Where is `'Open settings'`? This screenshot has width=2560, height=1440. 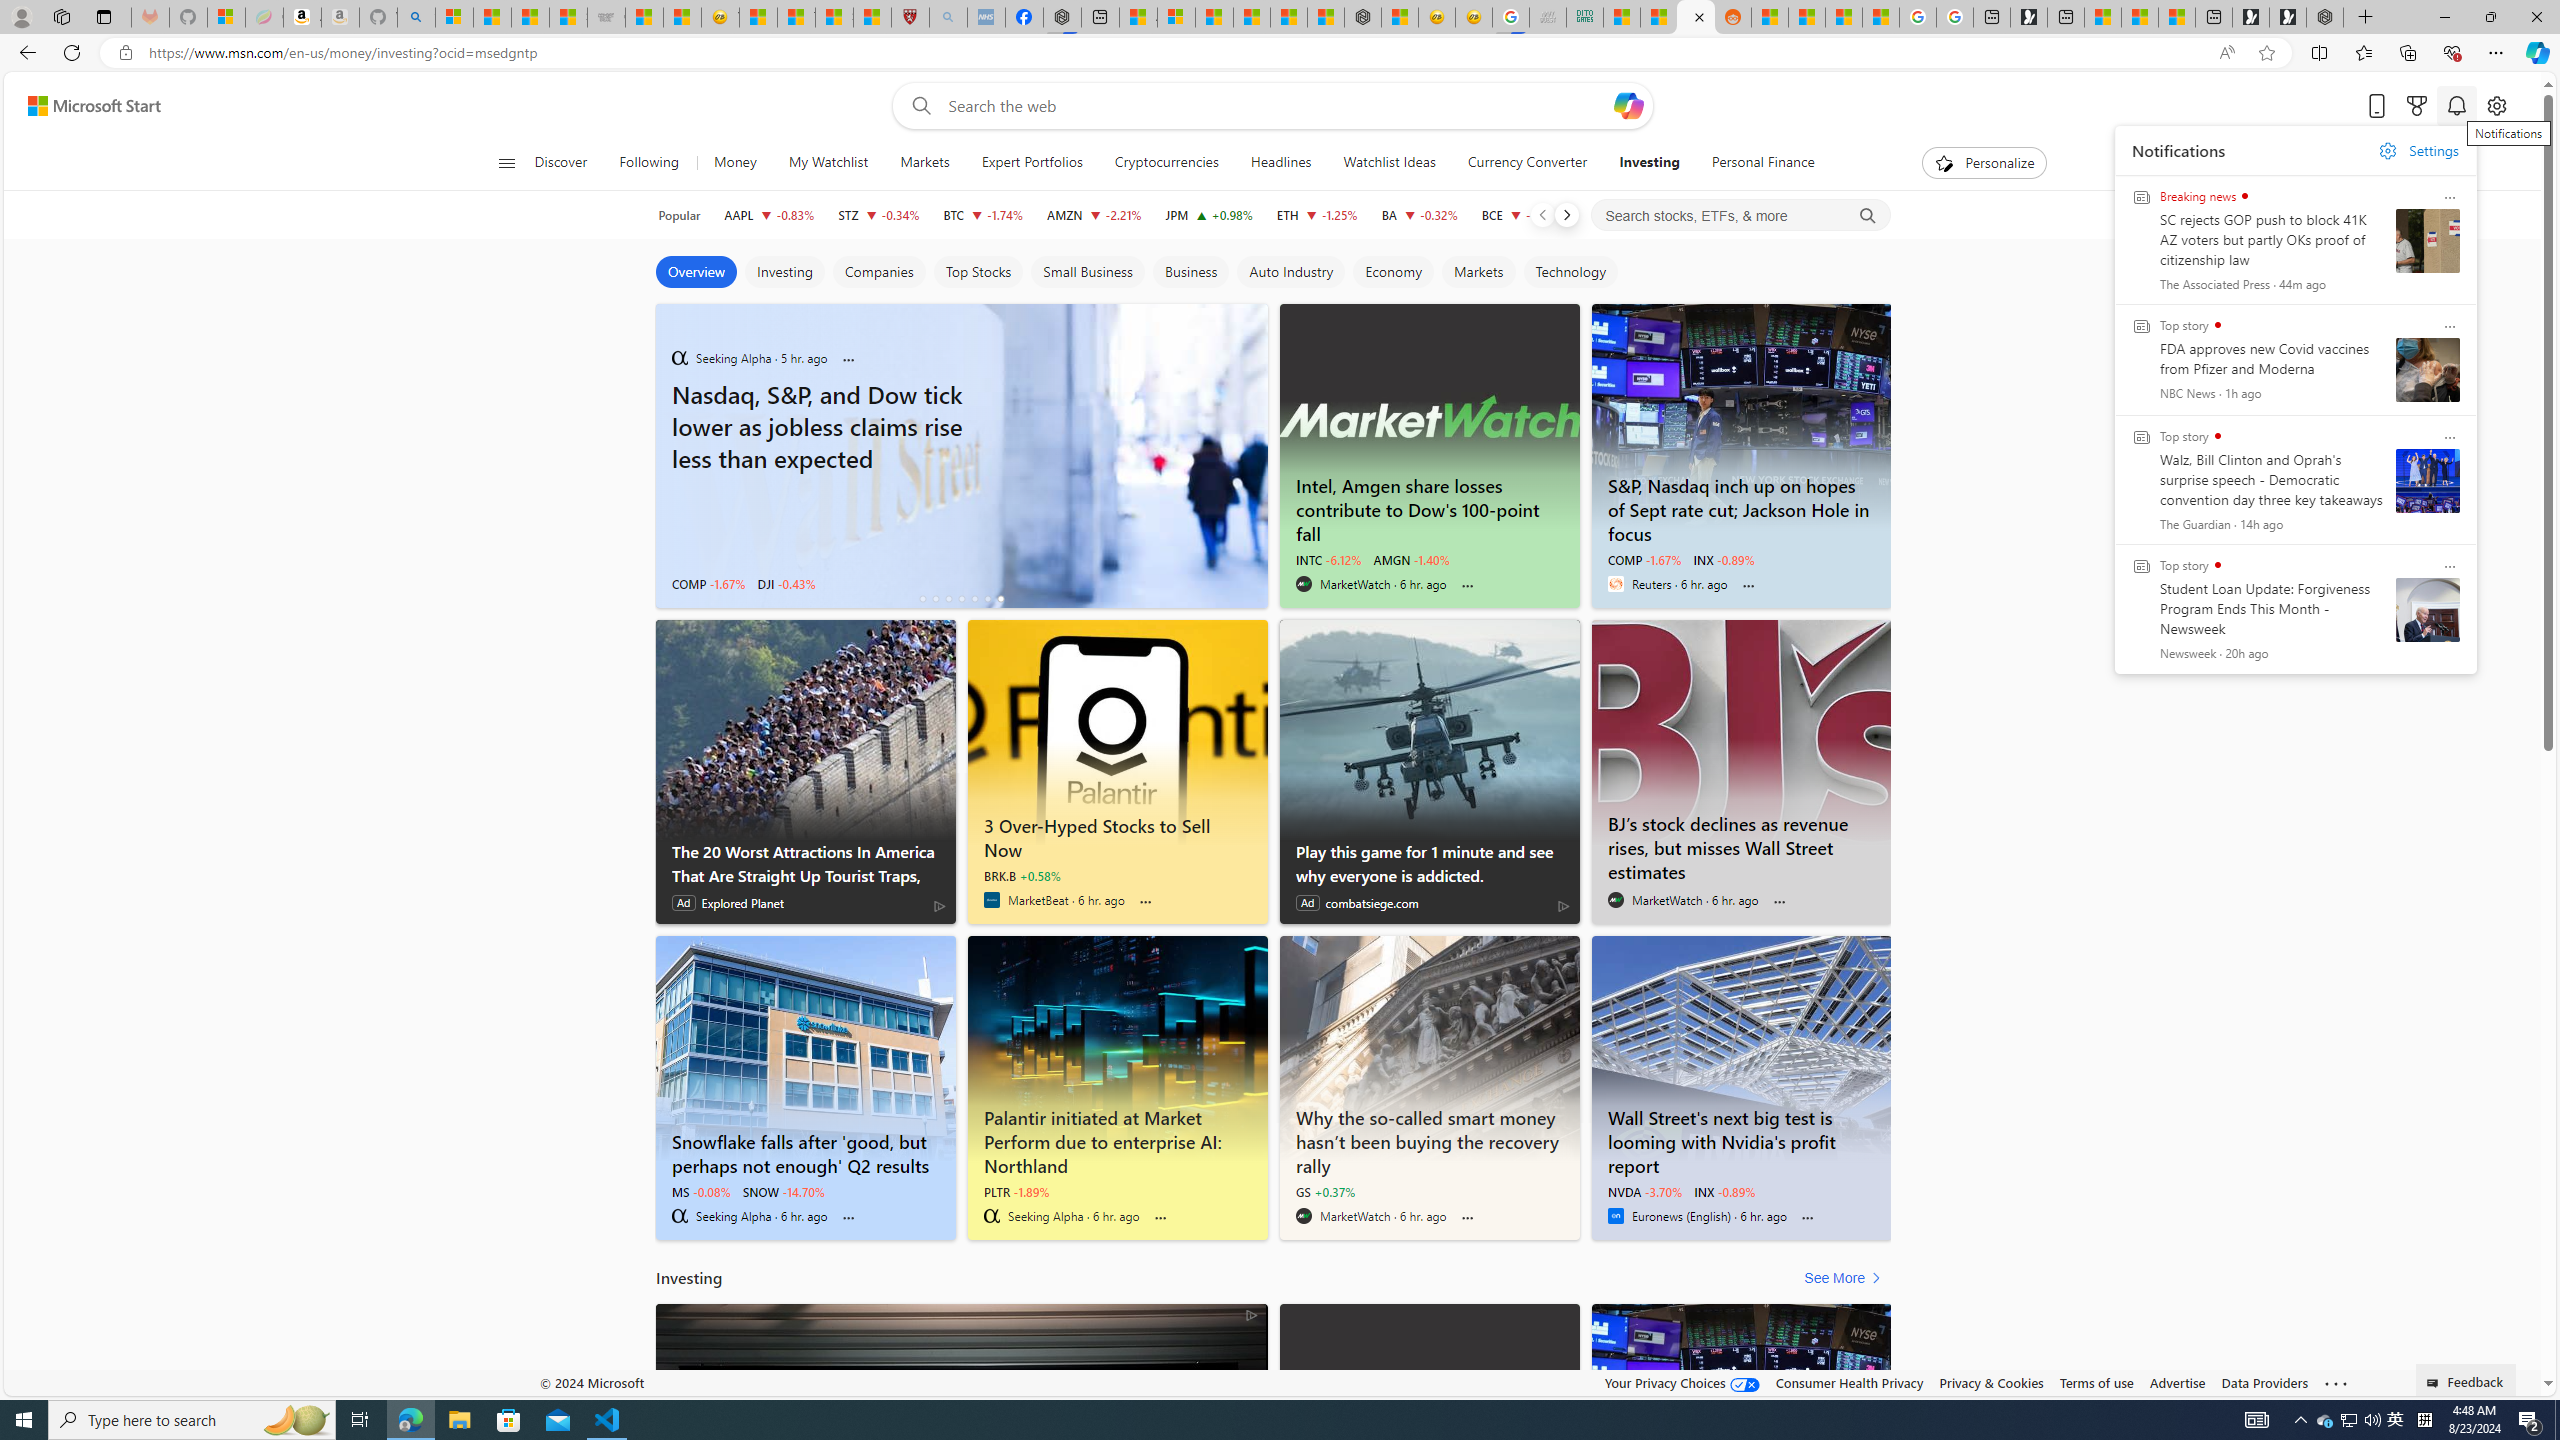
'Open settings' is located at coordinates (2496, 106).